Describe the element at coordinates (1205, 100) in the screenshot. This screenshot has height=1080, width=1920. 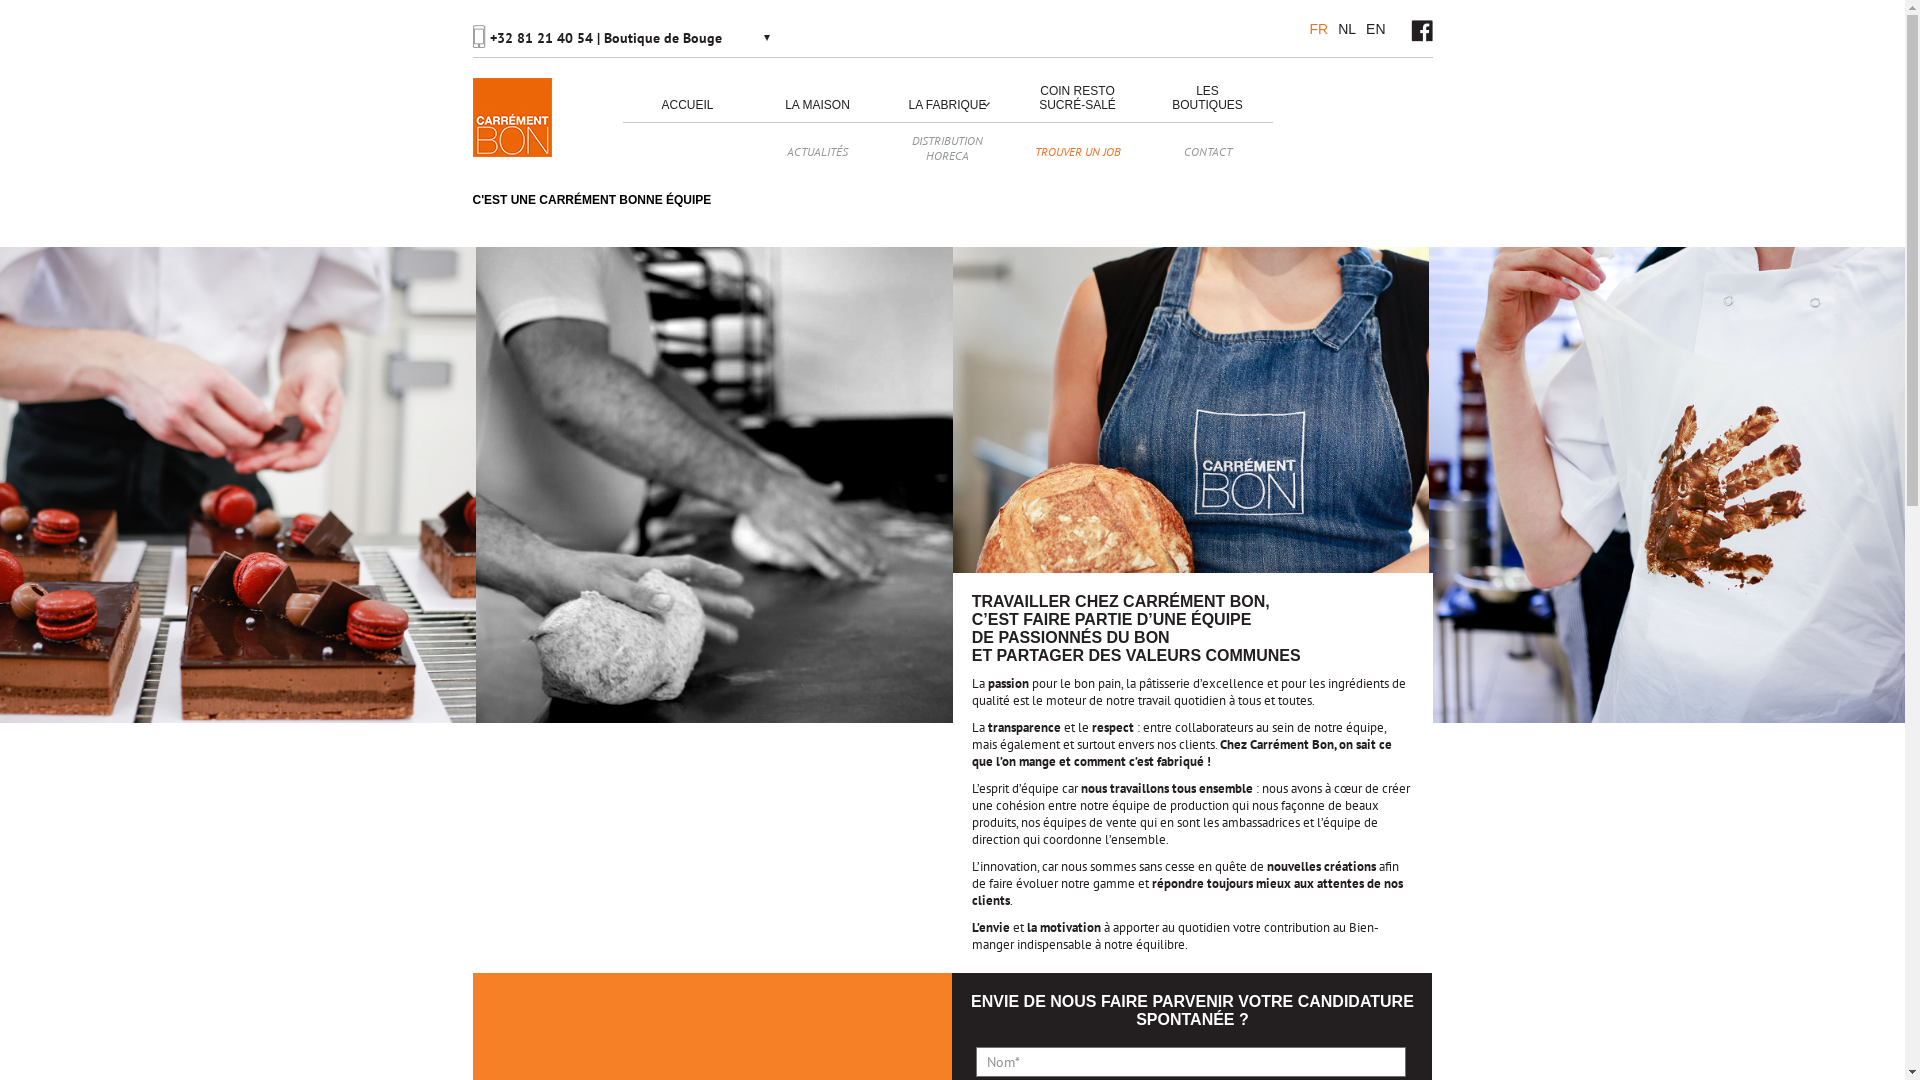
I see `'LES BOUTIQUES'` at that location.